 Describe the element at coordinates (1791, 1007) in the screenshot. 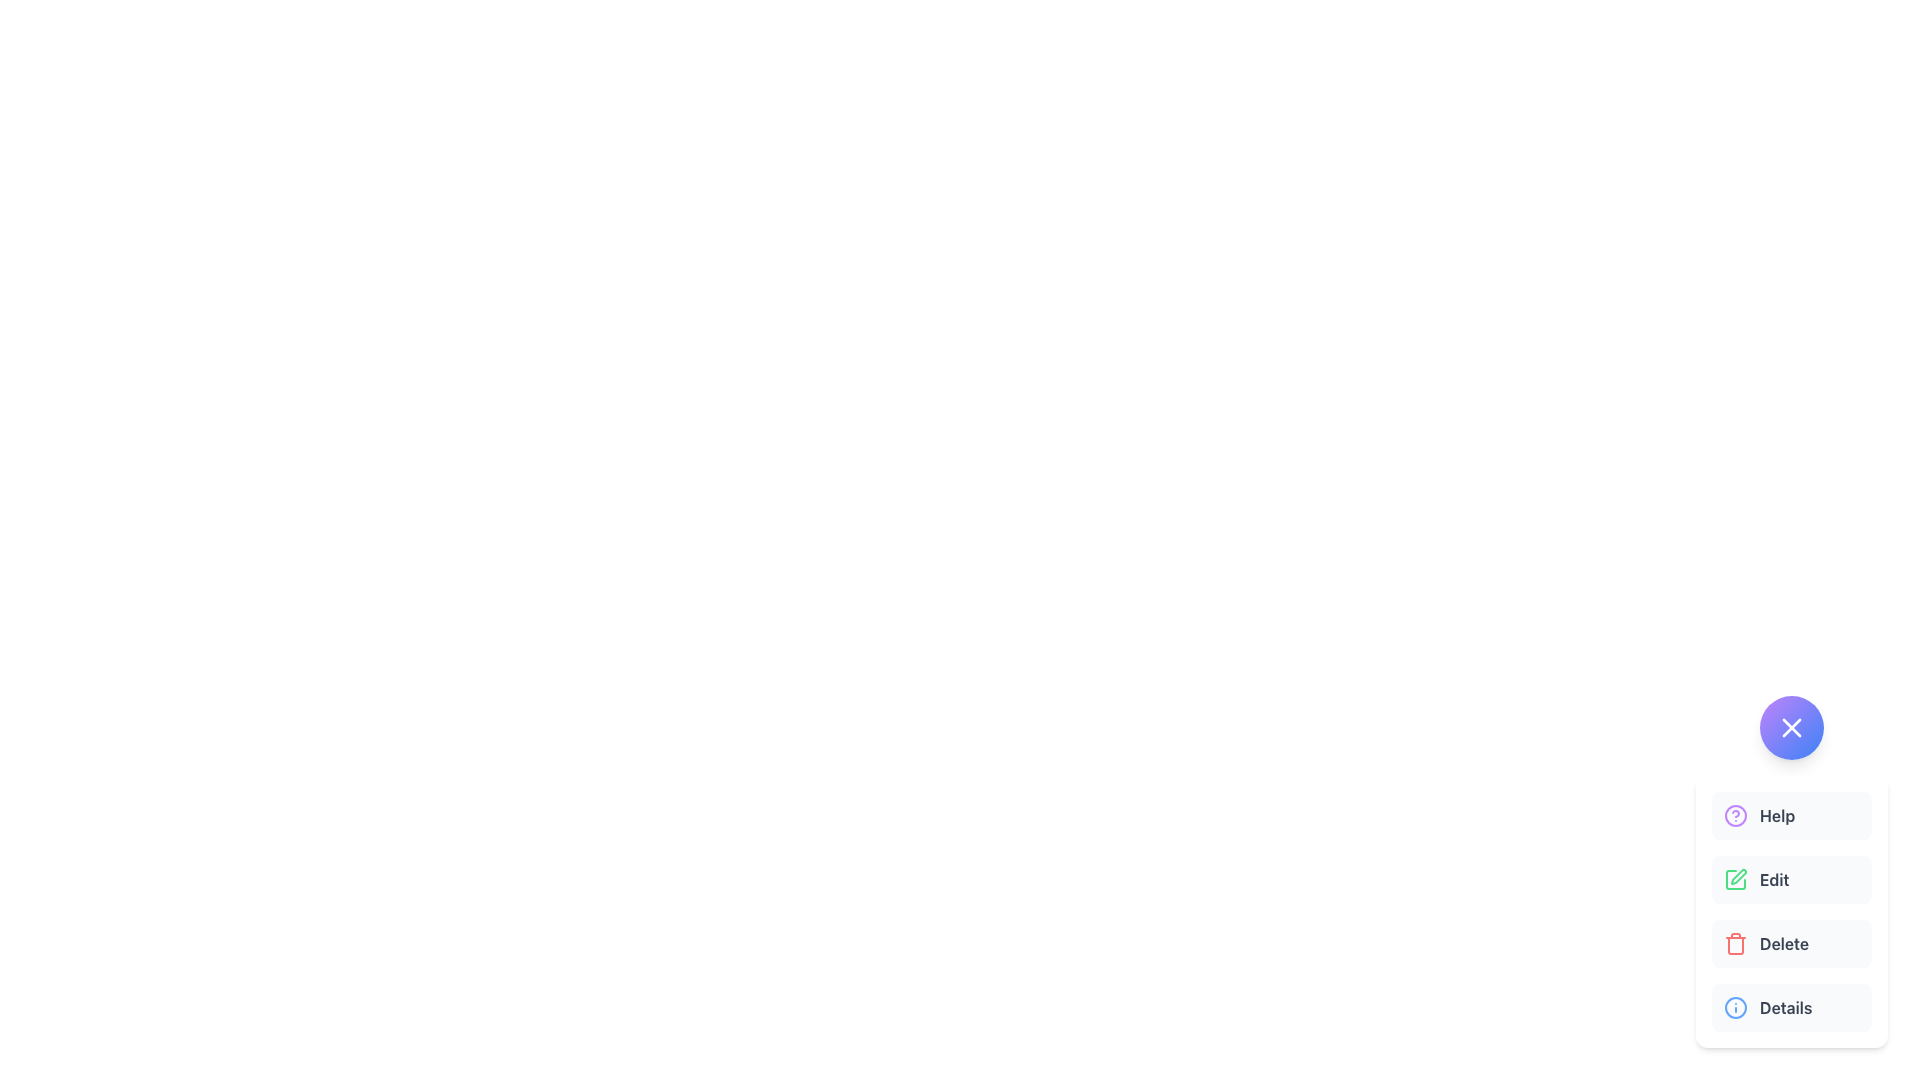

I see `the 'Details' button located at the bottom of a vertically aligned list of options` at that location.